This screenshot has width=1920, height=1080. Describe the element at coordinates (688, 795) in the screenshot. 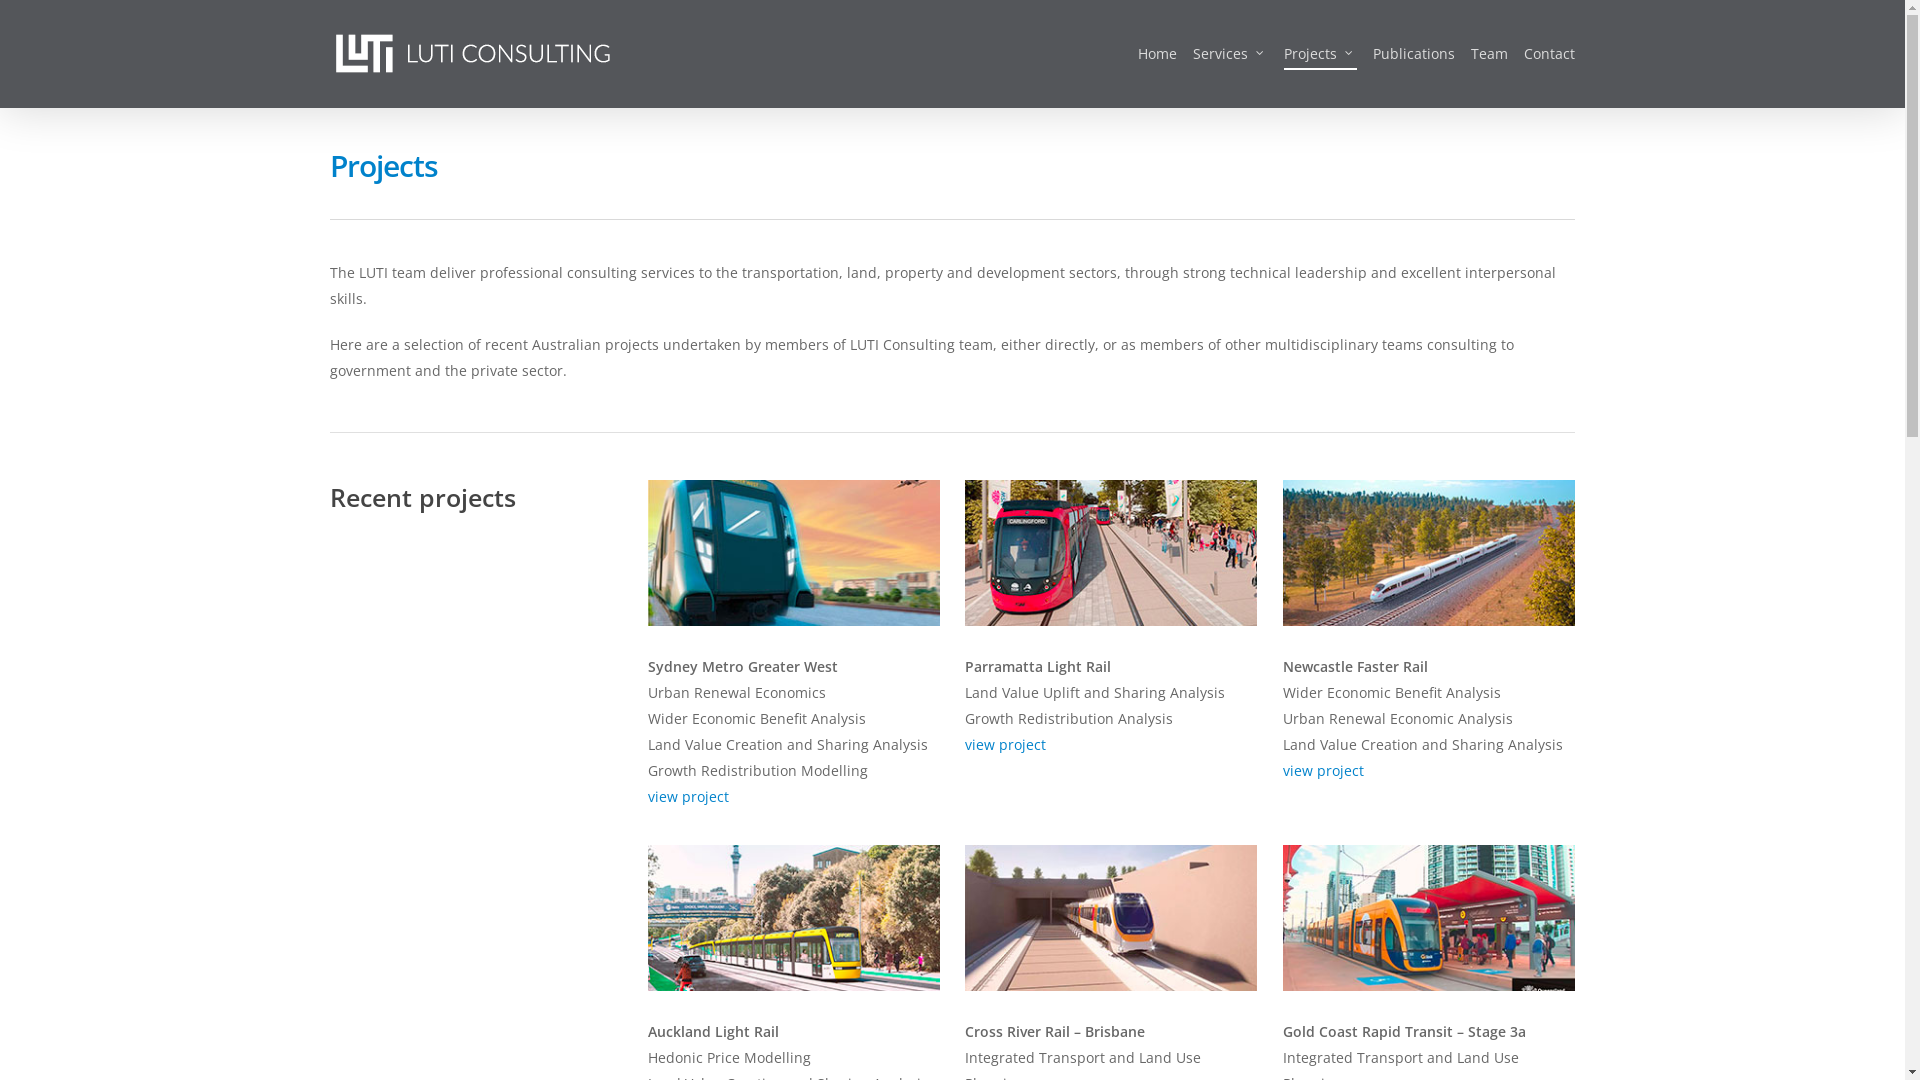

I see `'view project'` at that location.